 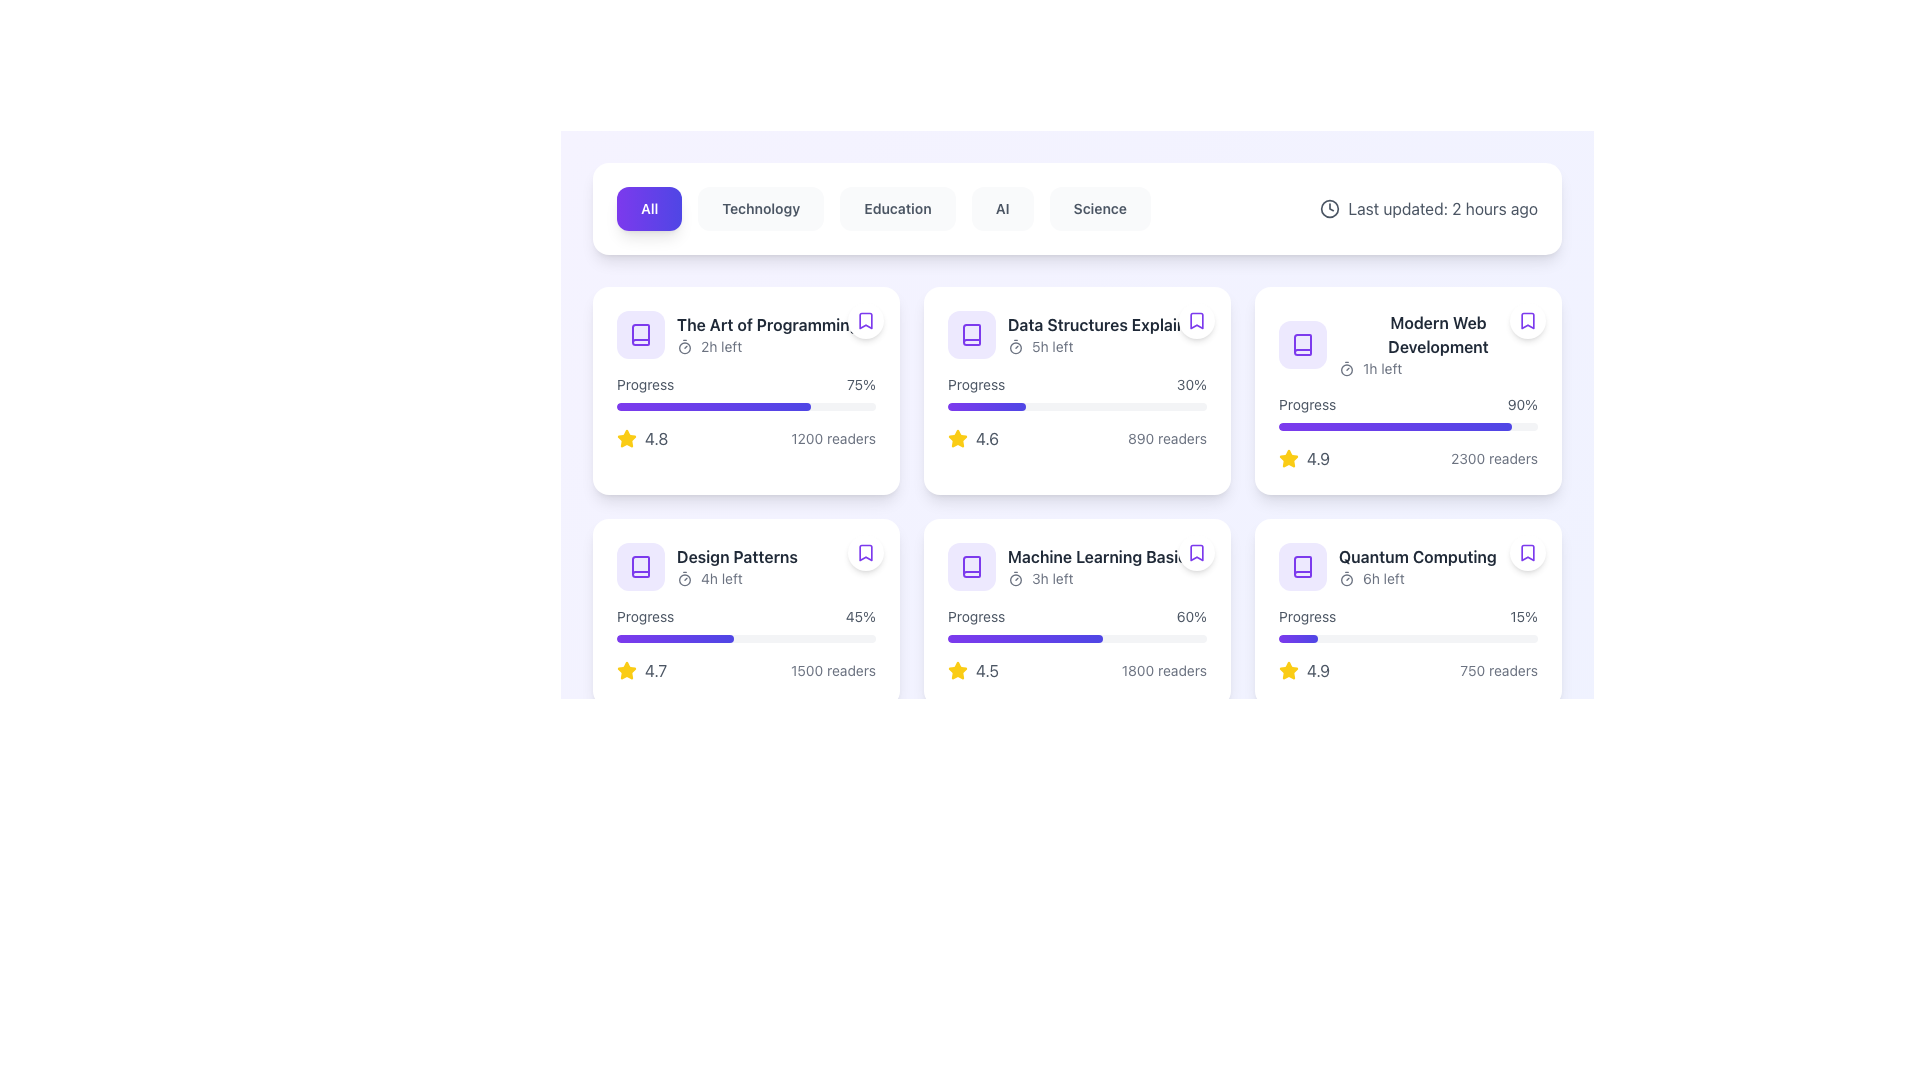 What do you see at coordinates (1002, 208) in the screenshot?
I see `the fourth button in the navigation bar labeled 'AI'` at bounding box center [1002, 208].